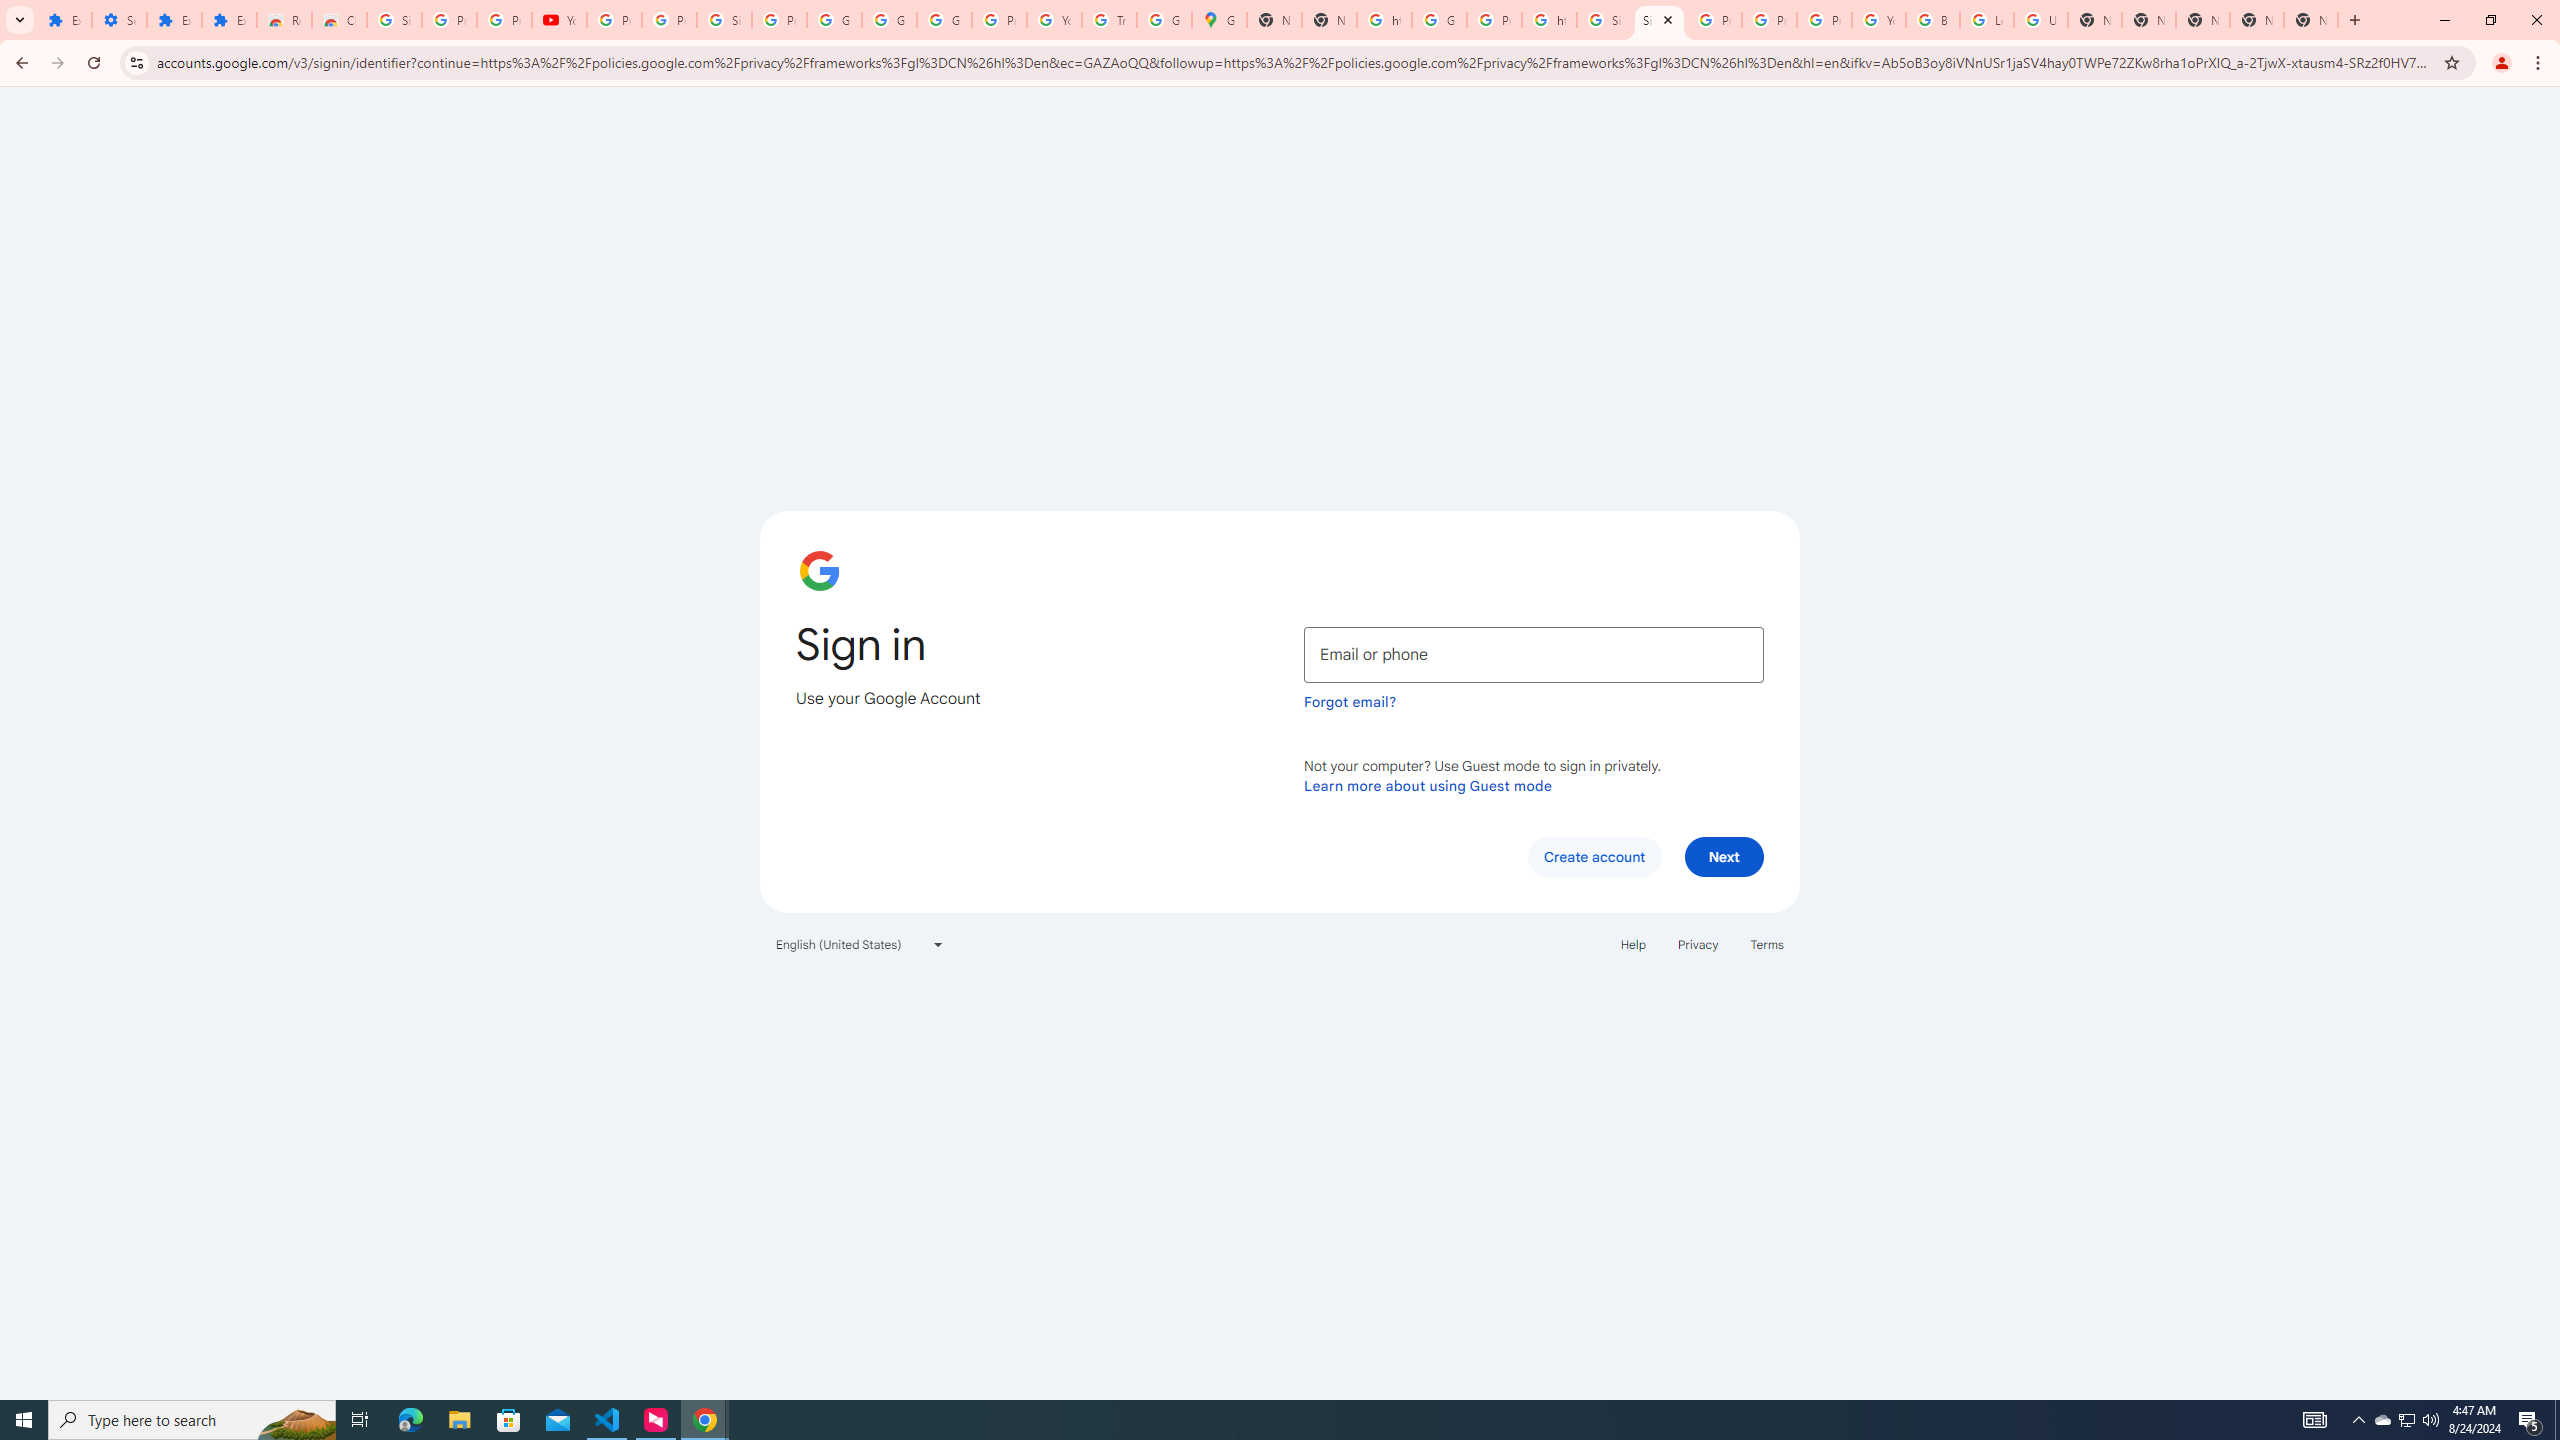 This screenshot has height=1440, width=2560. I want to click on 'Learn more about using Guest mode', so click(1427, 785).